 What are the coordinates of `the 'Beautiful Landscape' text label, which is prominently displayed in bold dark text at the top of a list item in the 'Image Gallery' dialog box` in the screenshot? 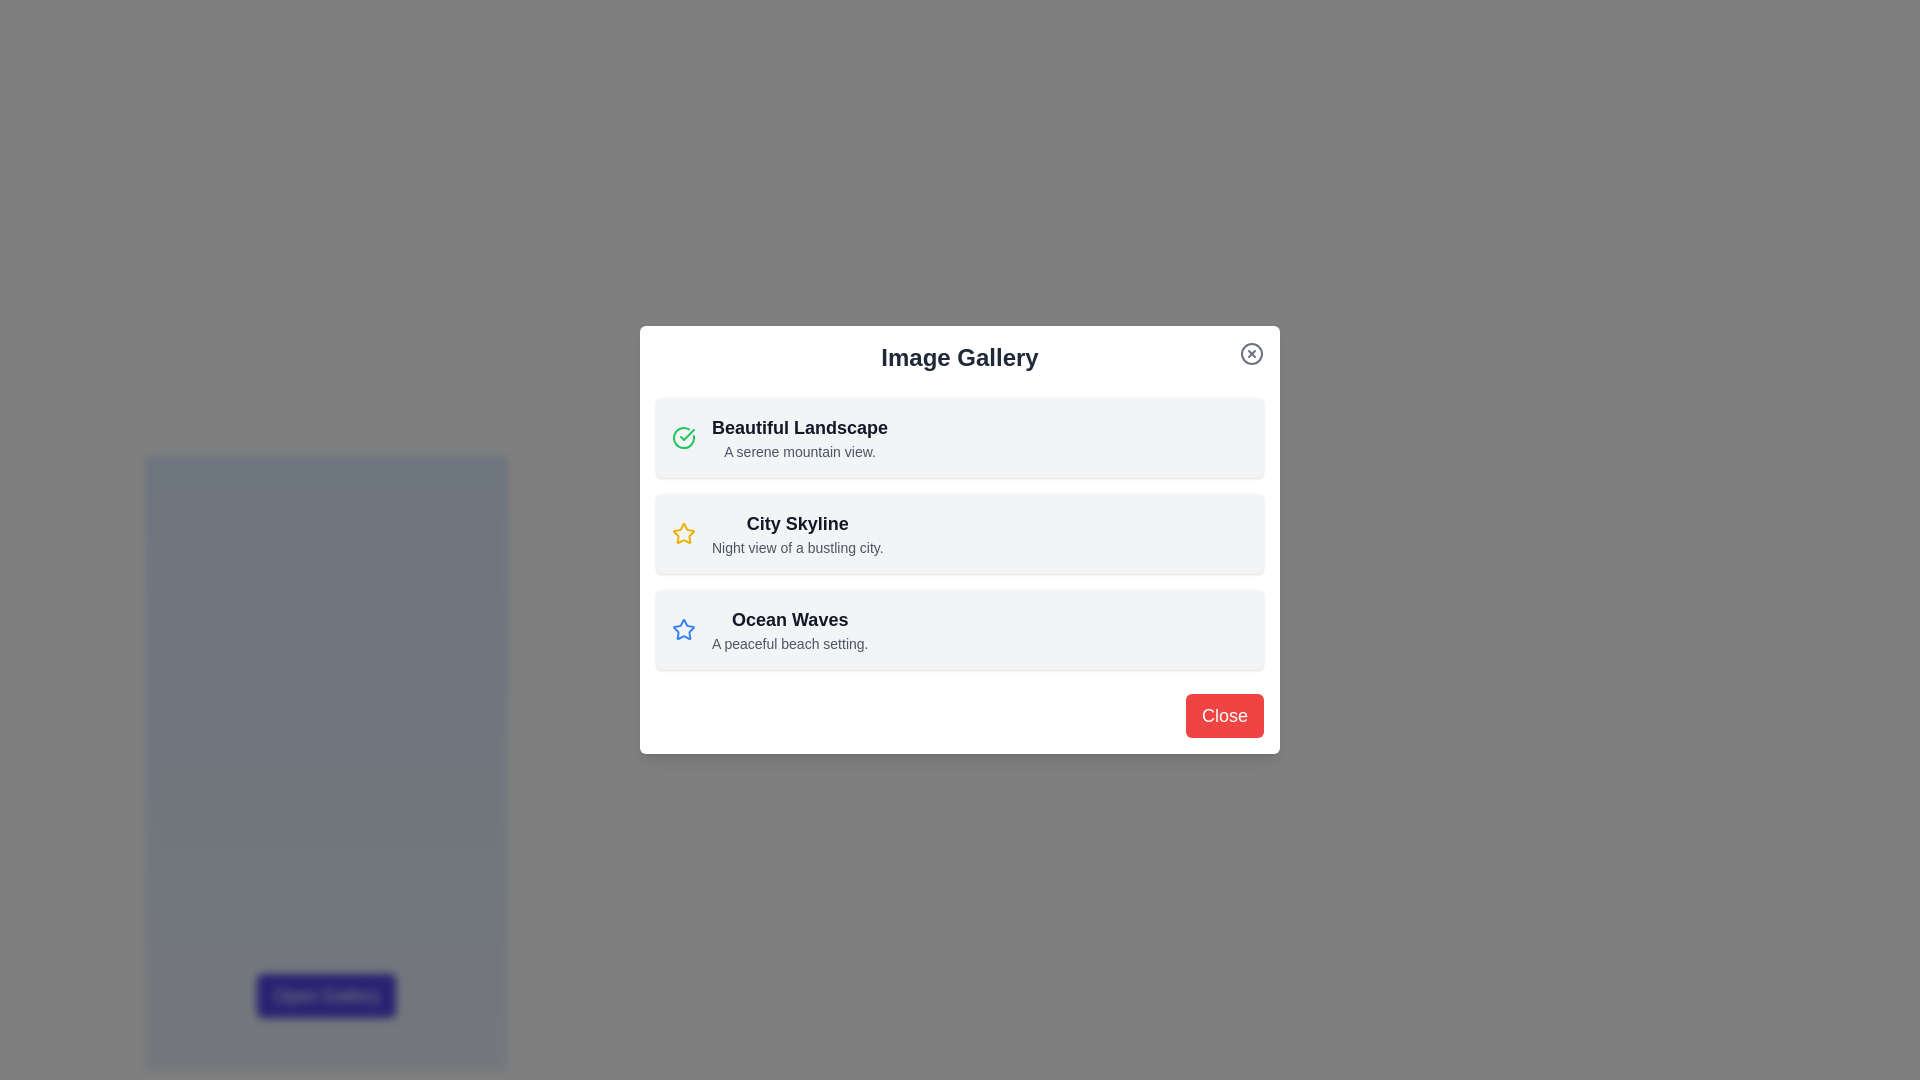 It's located at (800, 427).